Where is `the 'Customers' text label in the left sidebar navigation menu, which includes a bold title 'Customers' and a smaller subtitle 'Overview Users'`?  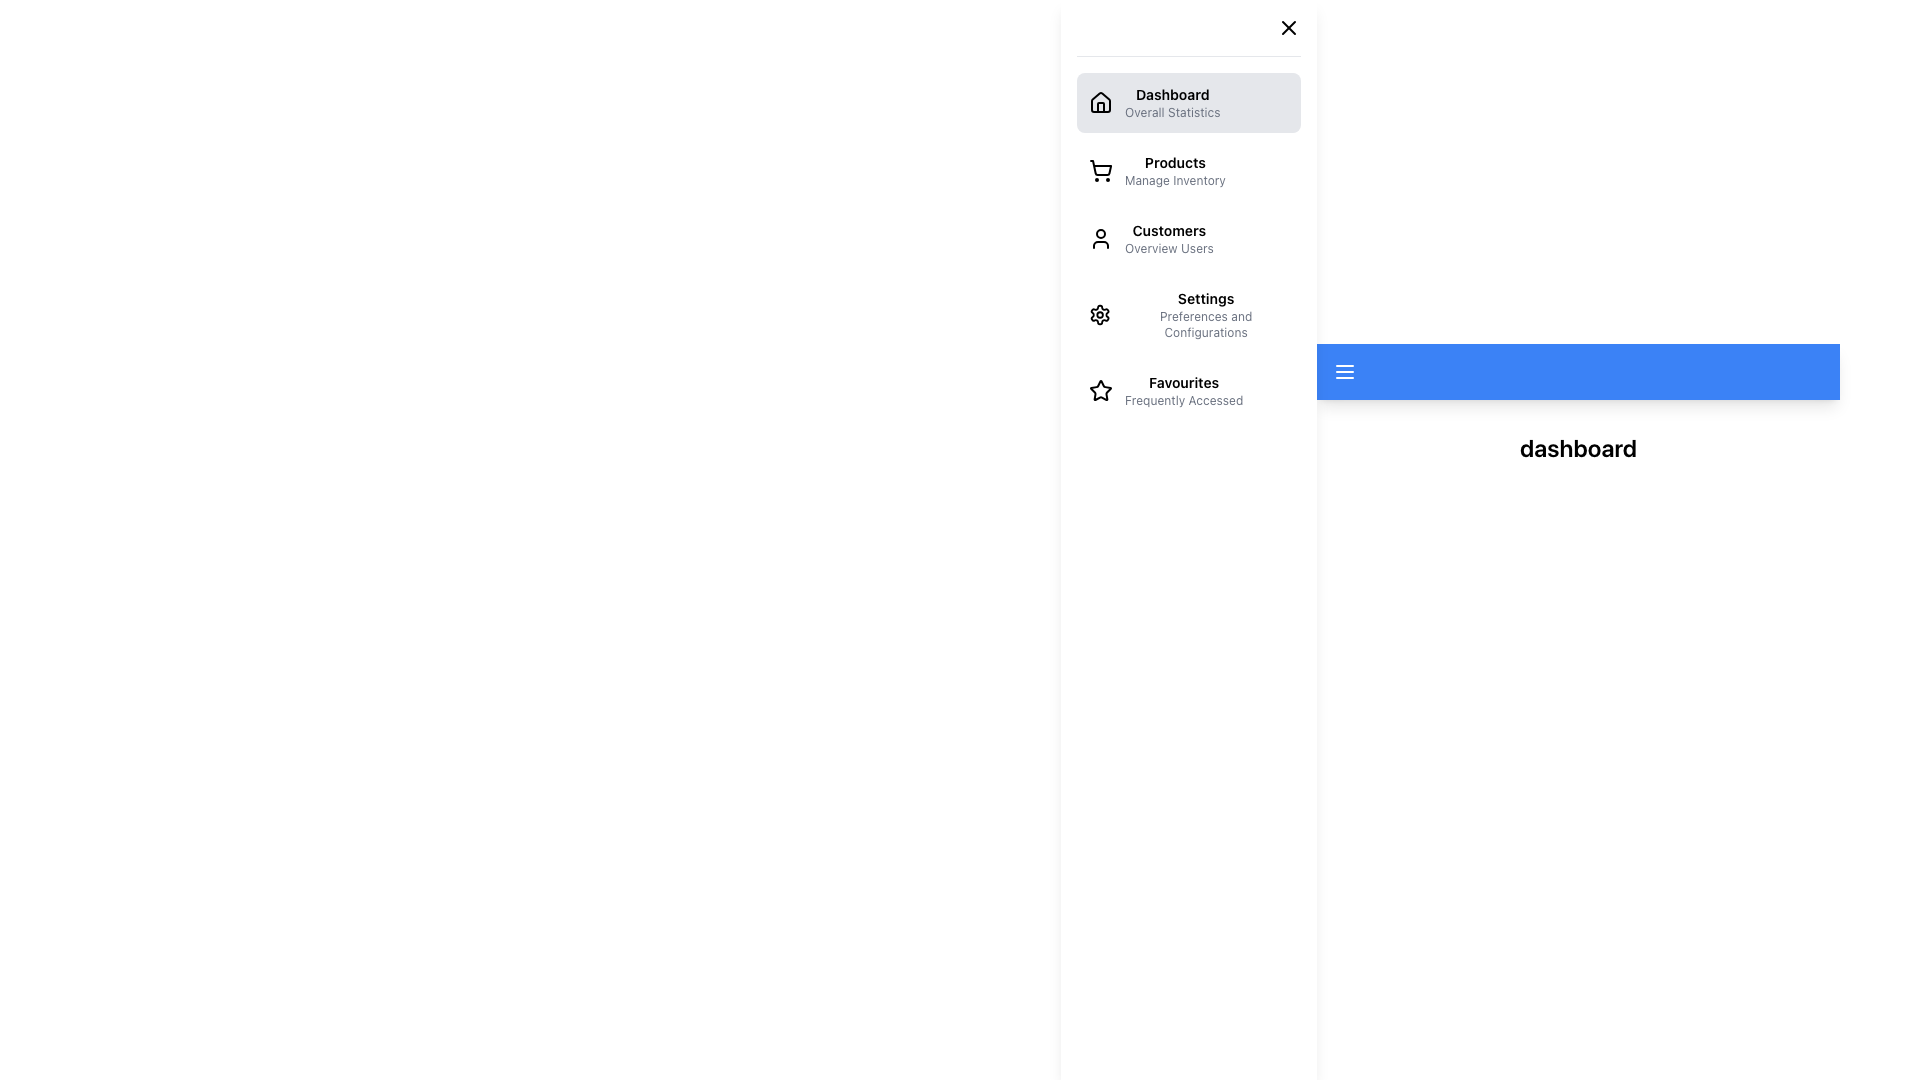
the 'Customers' text label in the left sidebar navigation menu, which includes a bold title 'Customers' and a smaller subtitle 'Overview Users' is located at coordinates (1169, 238).